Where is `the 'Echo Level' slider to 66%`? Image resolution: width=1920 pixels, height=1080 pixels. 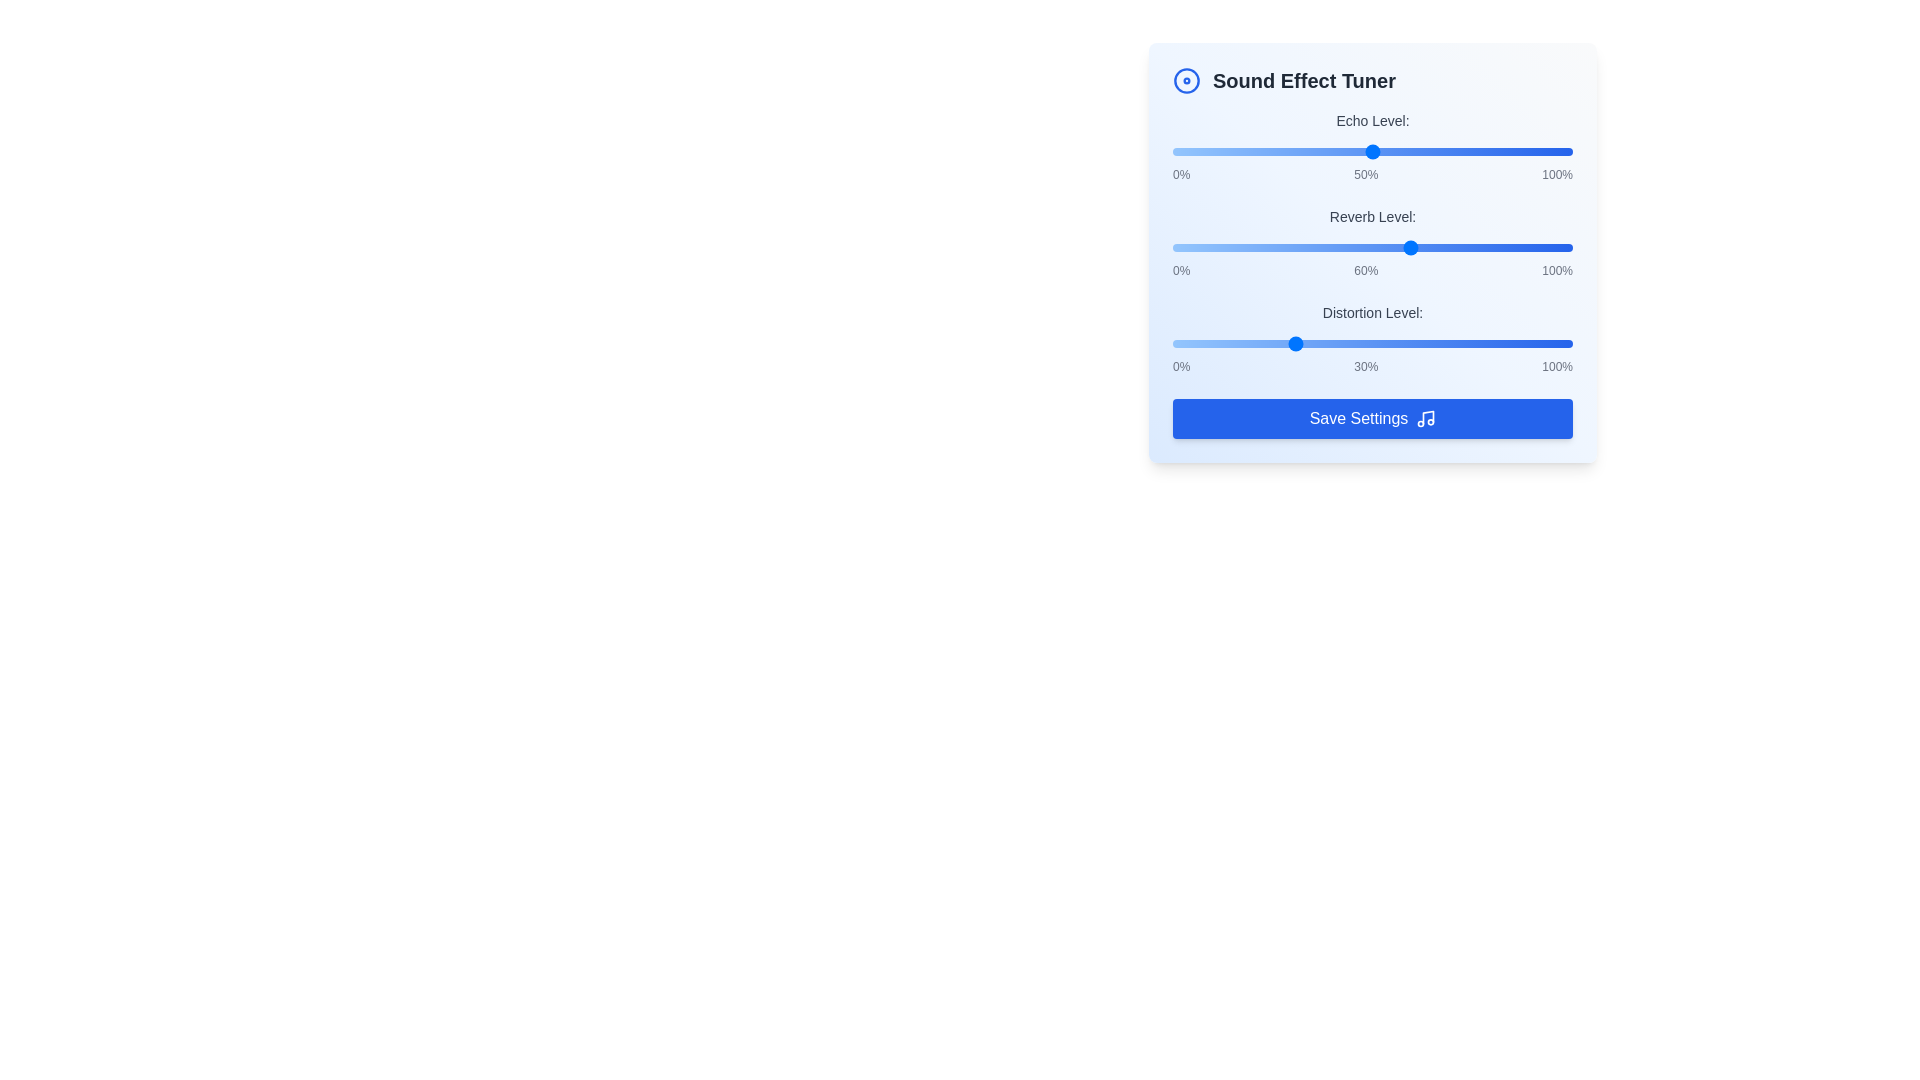
the 'Echo Level' slider to 66% is located at coordinates (1435, 150).